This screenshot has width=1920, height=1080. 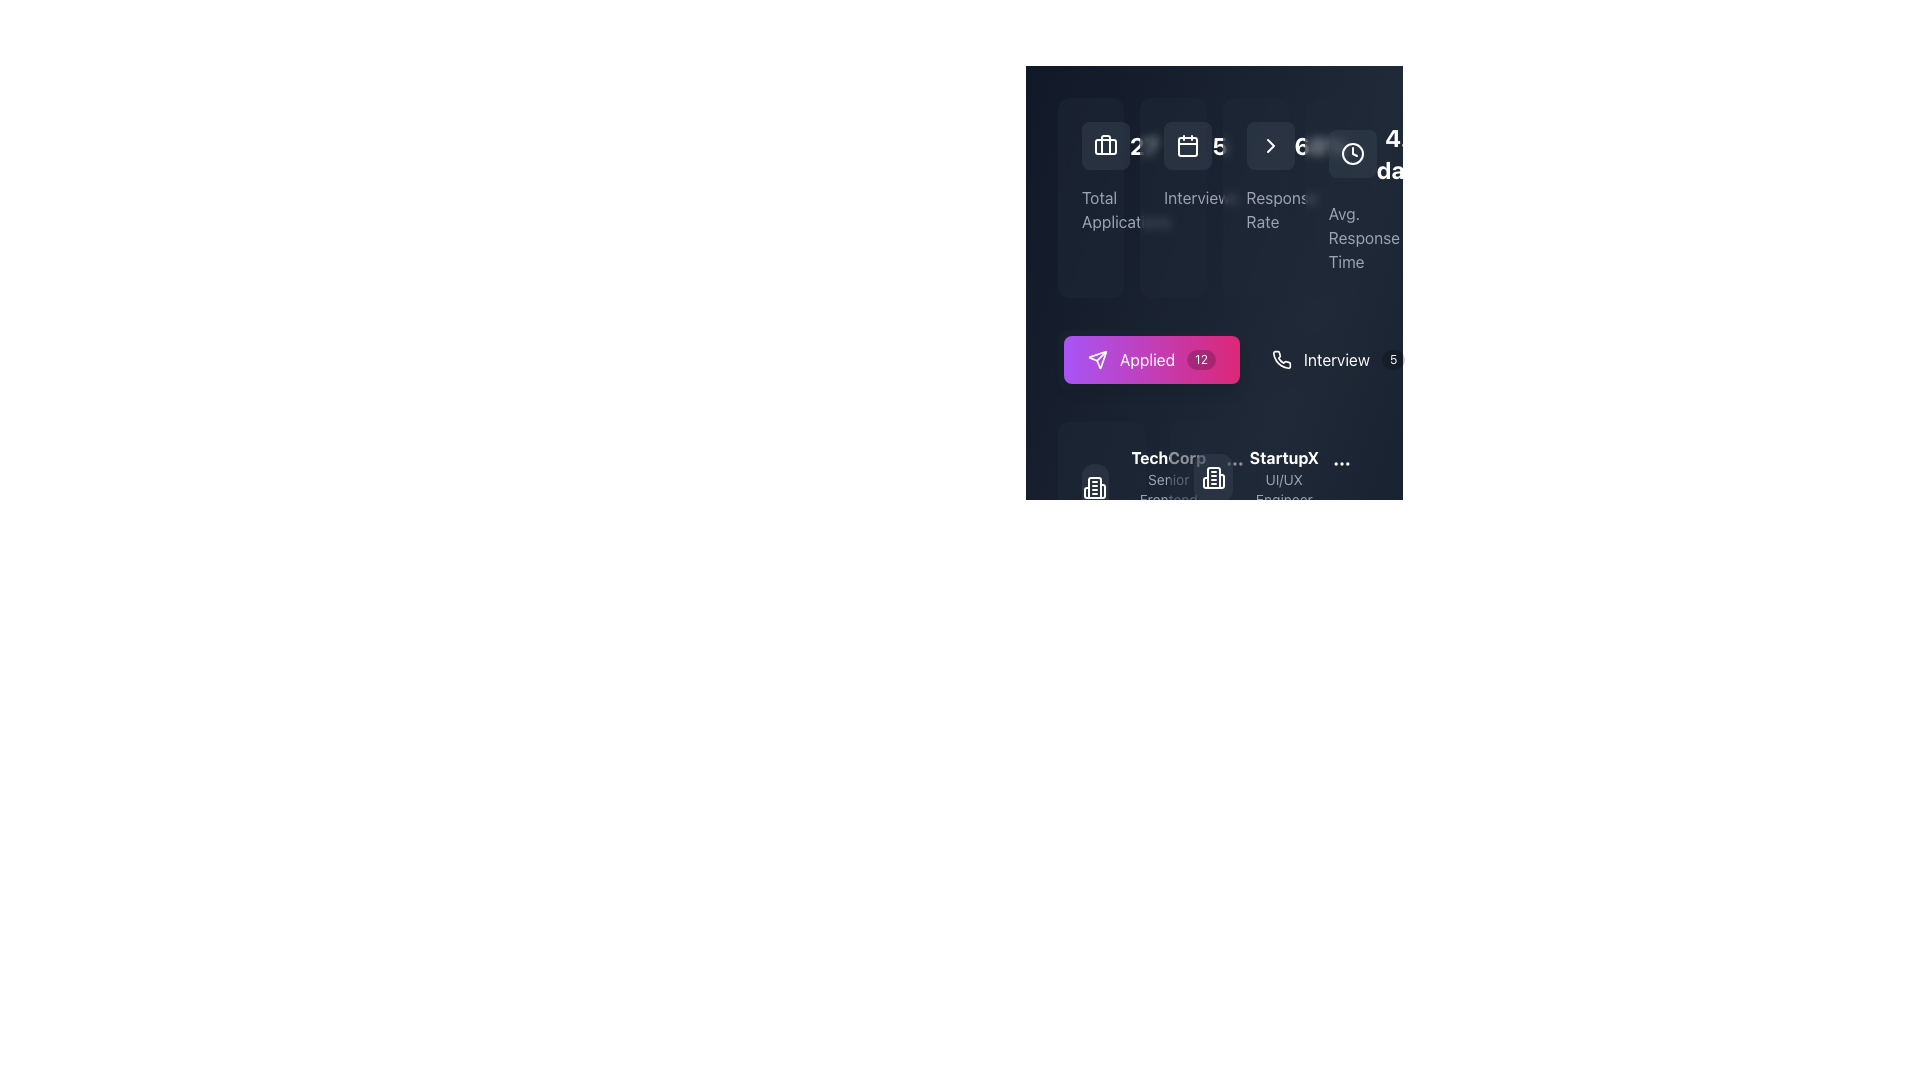 What do you see at coordinates (1104, 145) in the screenshot?
I see `the Decorative UI component styled with rounded corners, contained within a briefcase icon located in the top-left corner of the grid displaying summarized statistics` at bounding box center [1104, 145].